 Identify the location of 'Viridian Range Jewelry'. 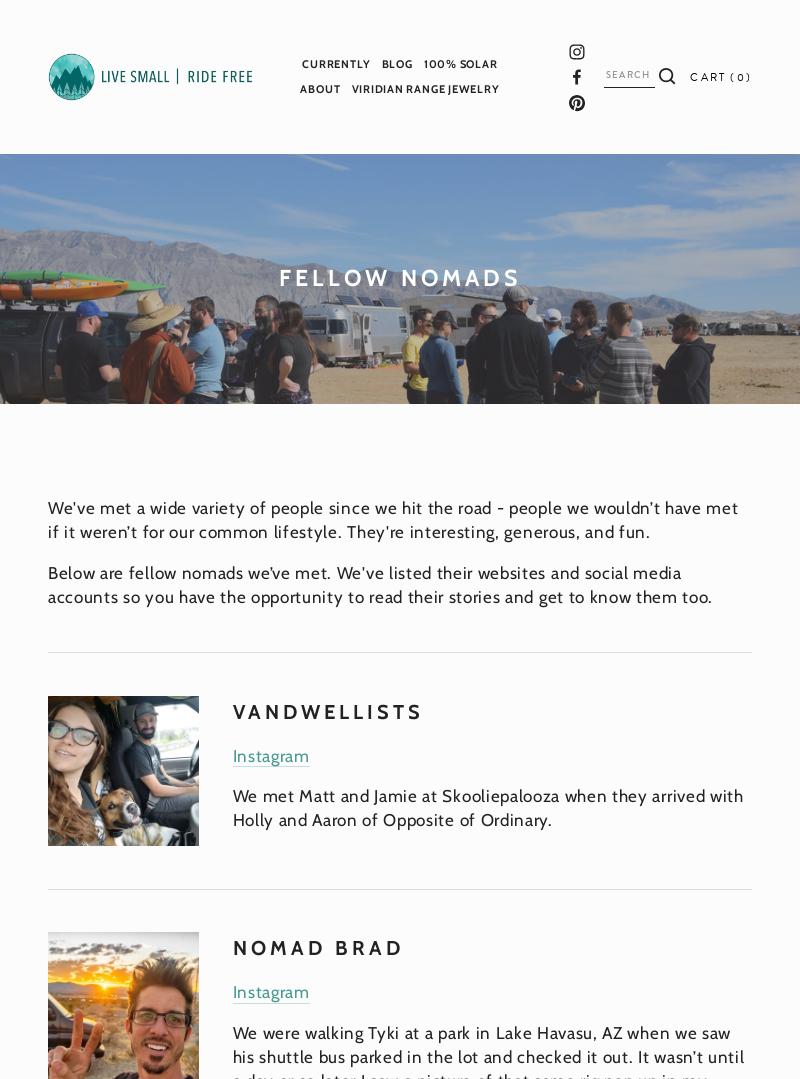
(350, 88).